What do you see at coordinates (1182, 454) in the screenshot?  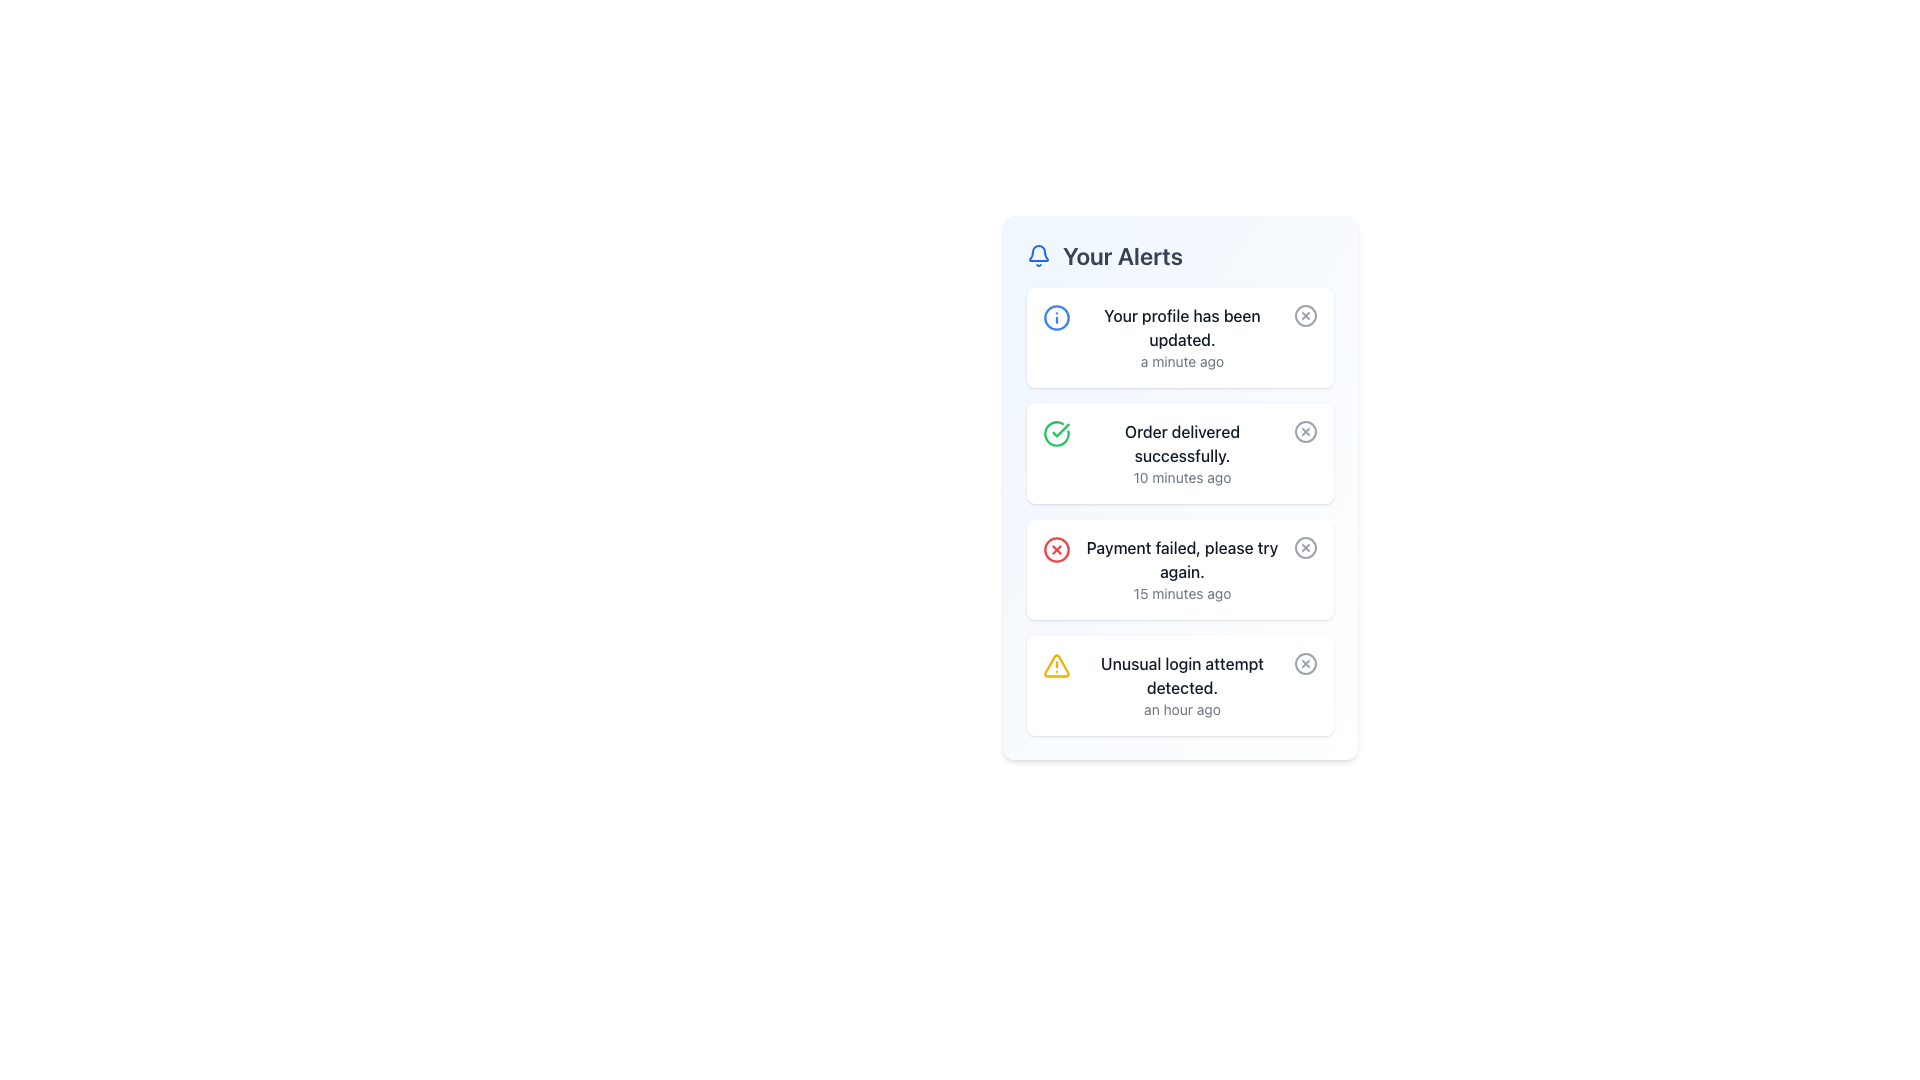 I see `notification detail from the Text Block that indicates the successful delivery of an order, located in the second row of the alert list in the central card` at bounding box center [1182, 454].